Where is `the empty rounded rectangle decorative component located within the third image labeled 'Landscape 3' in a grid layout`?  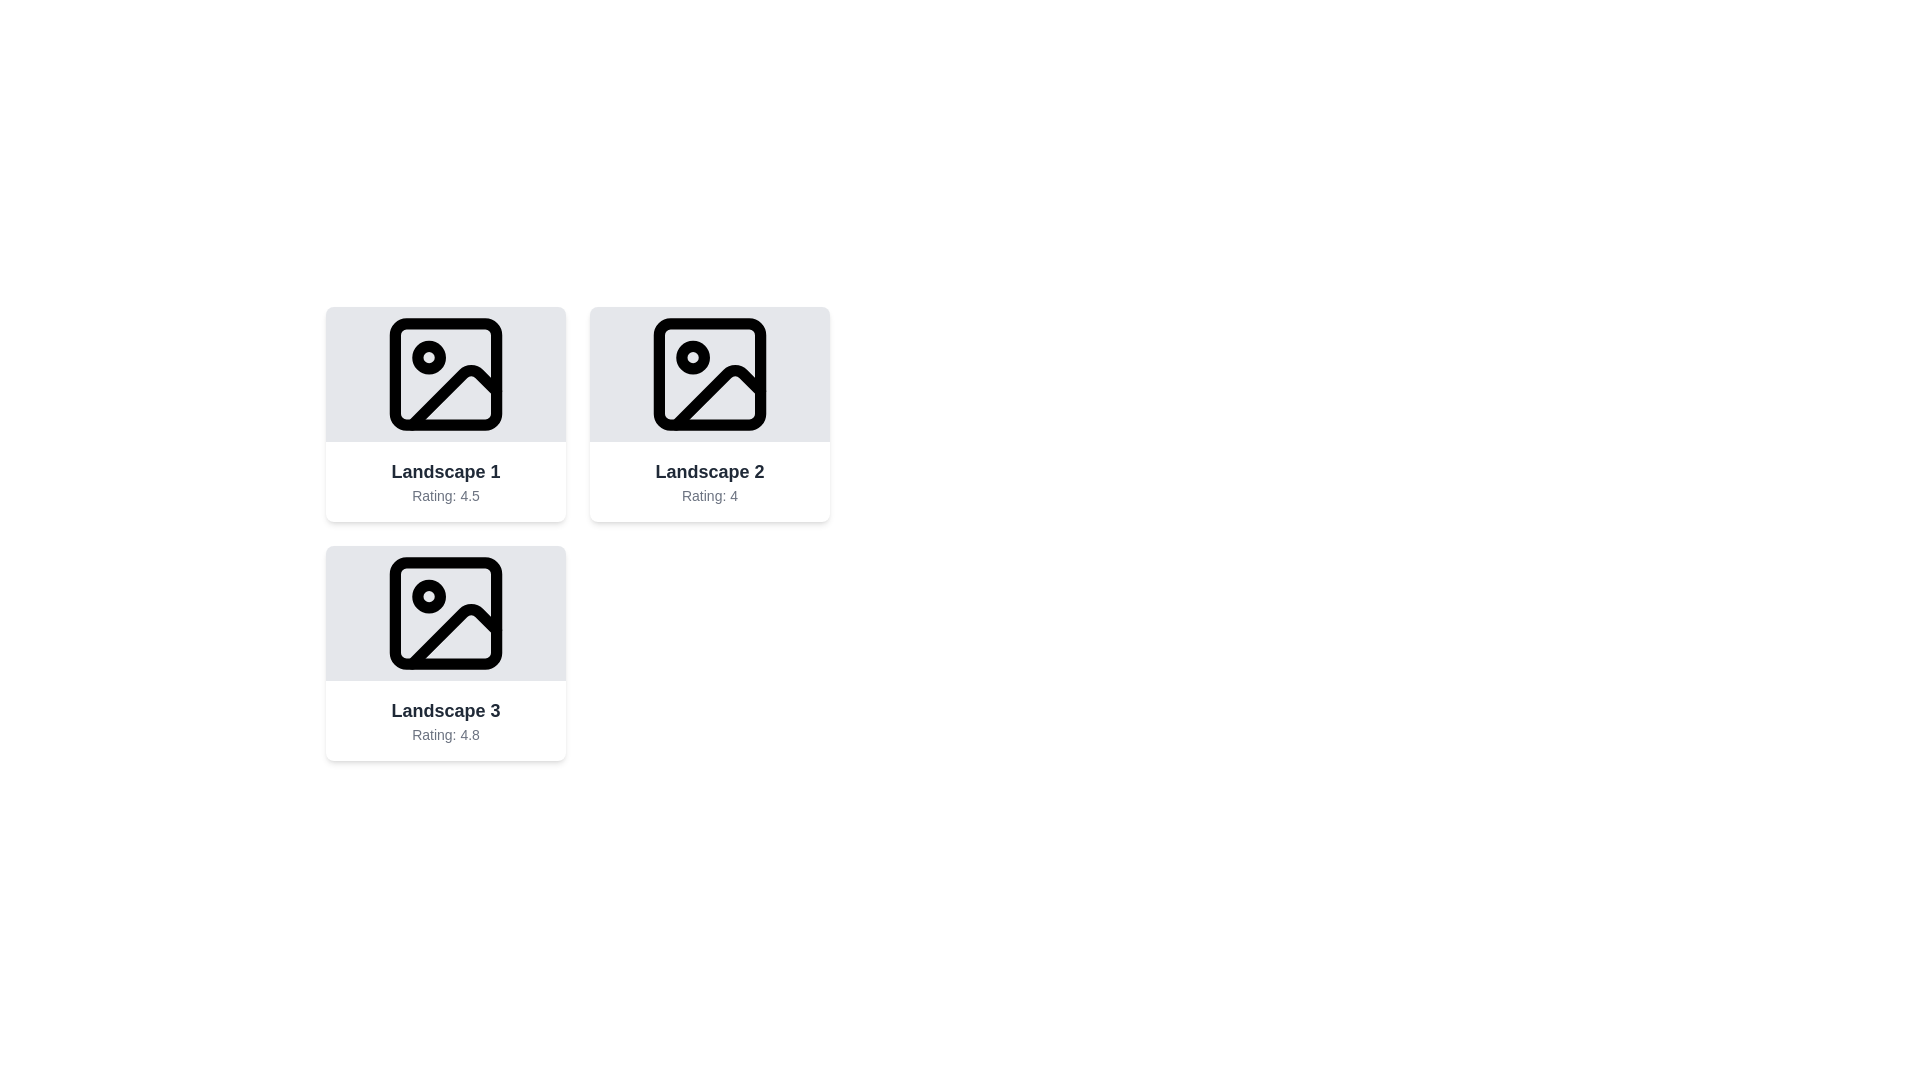
the empty rounded rectangle decorative component located within the third image labeled 'Landscape 3' in a grid layout is located at coordinates (445, 612).